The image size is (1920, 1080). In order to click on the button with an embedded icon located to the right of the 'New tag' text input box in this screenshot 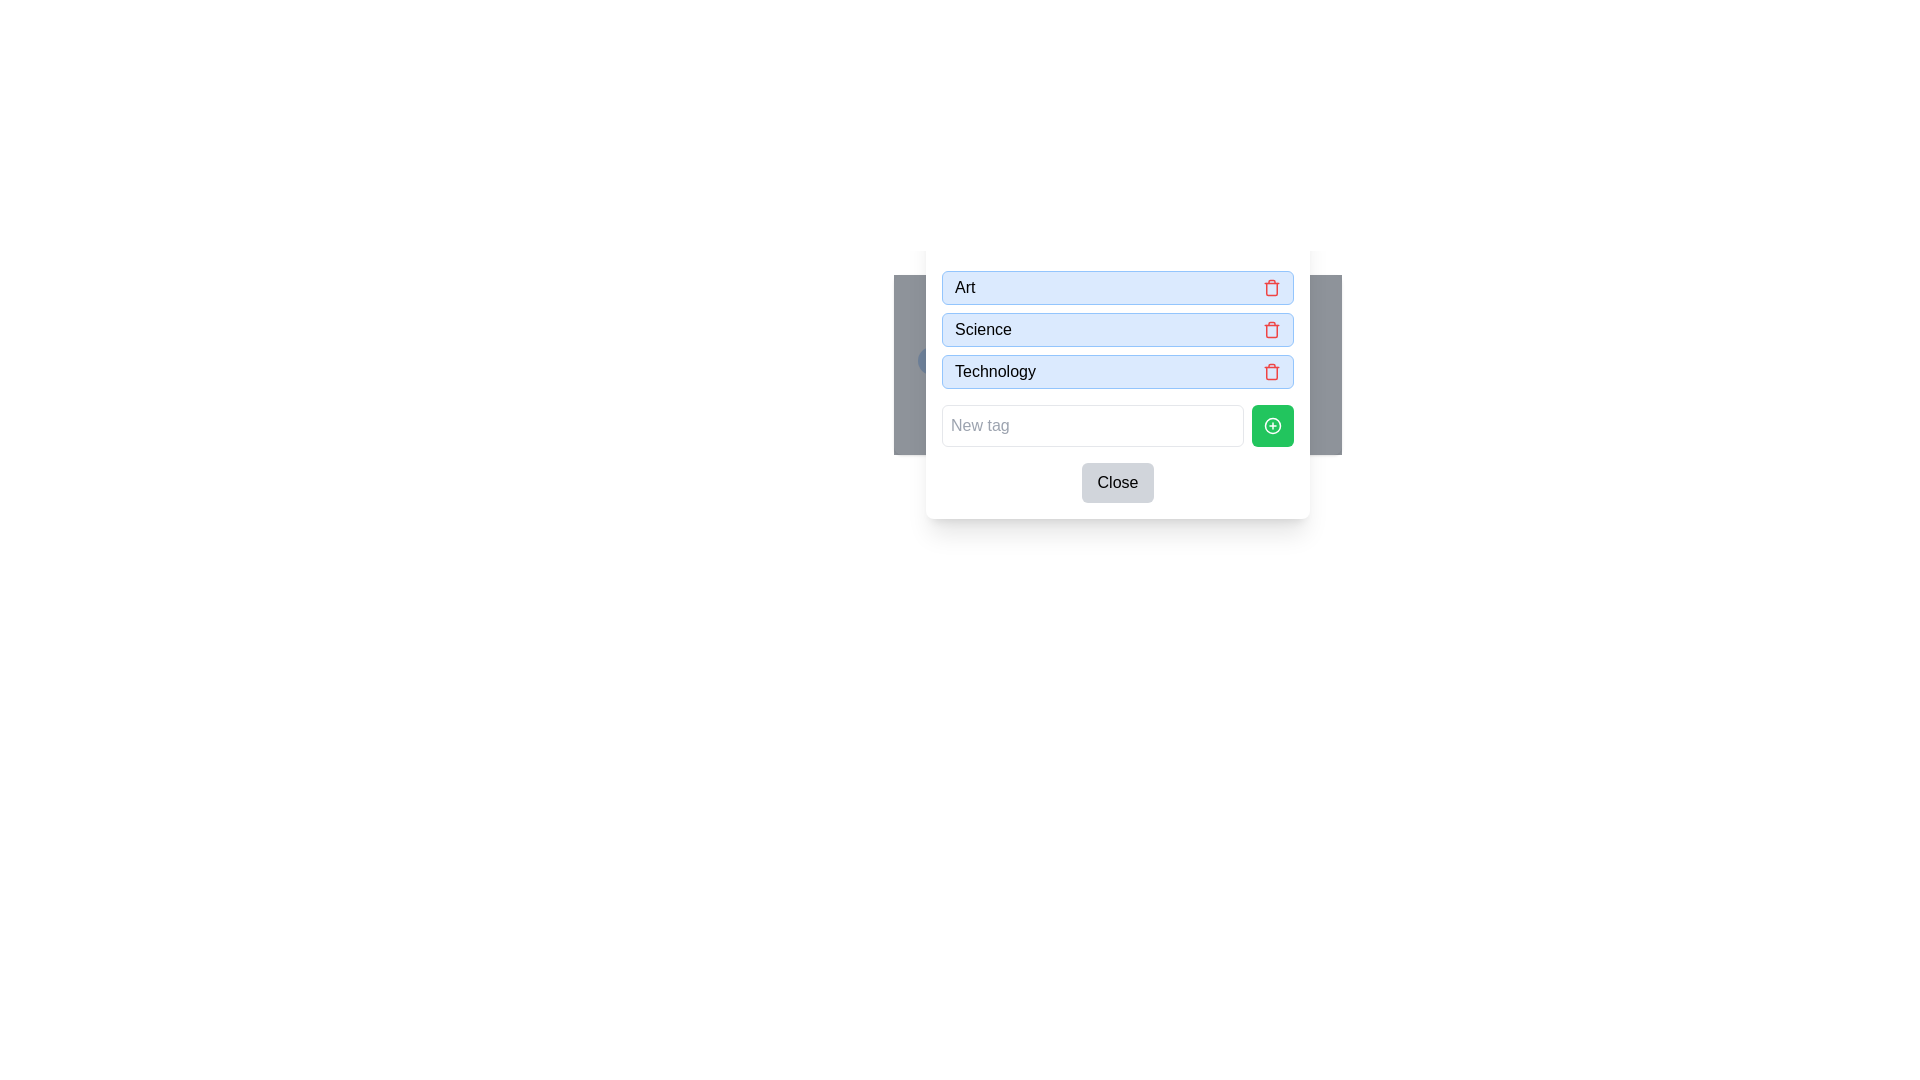, I will do `click(1271, 424)`.